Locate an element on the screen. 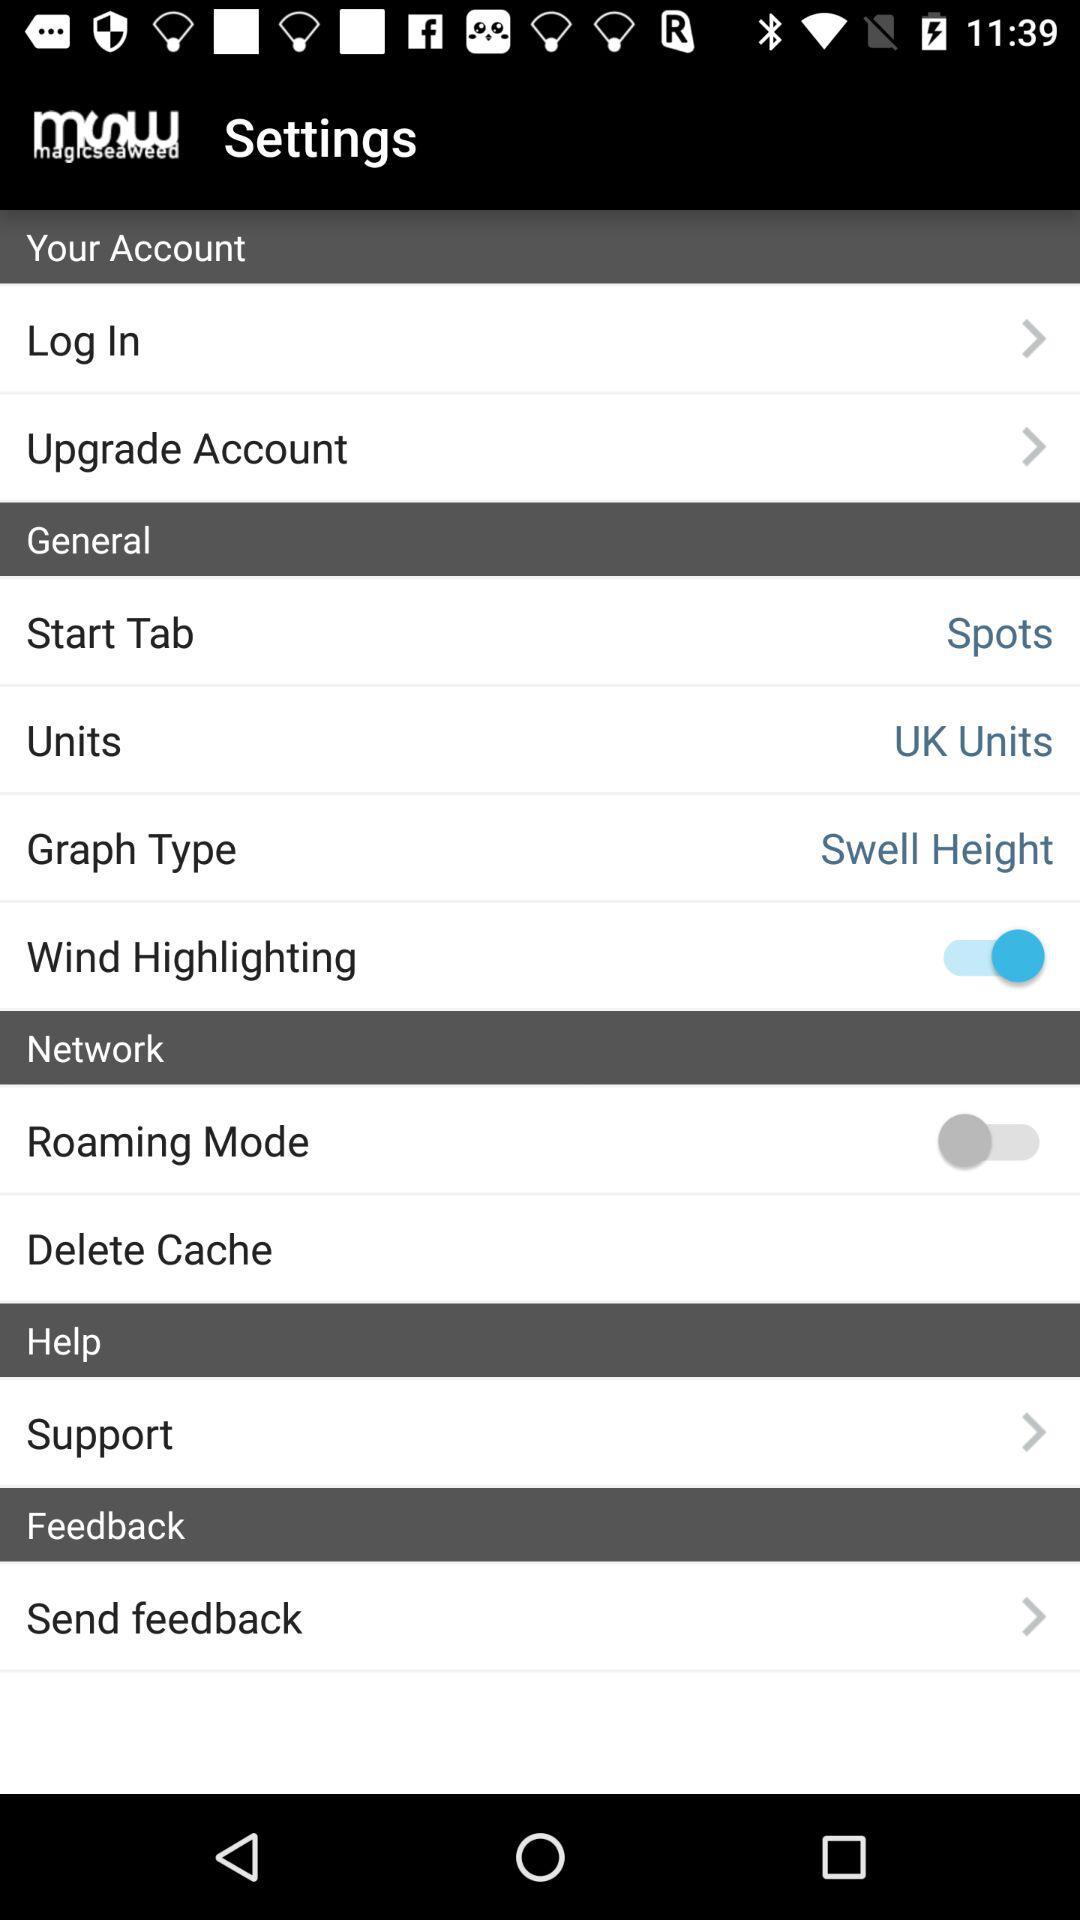  the button which is next to the roaming mode is located at coordinates (987, 1140).